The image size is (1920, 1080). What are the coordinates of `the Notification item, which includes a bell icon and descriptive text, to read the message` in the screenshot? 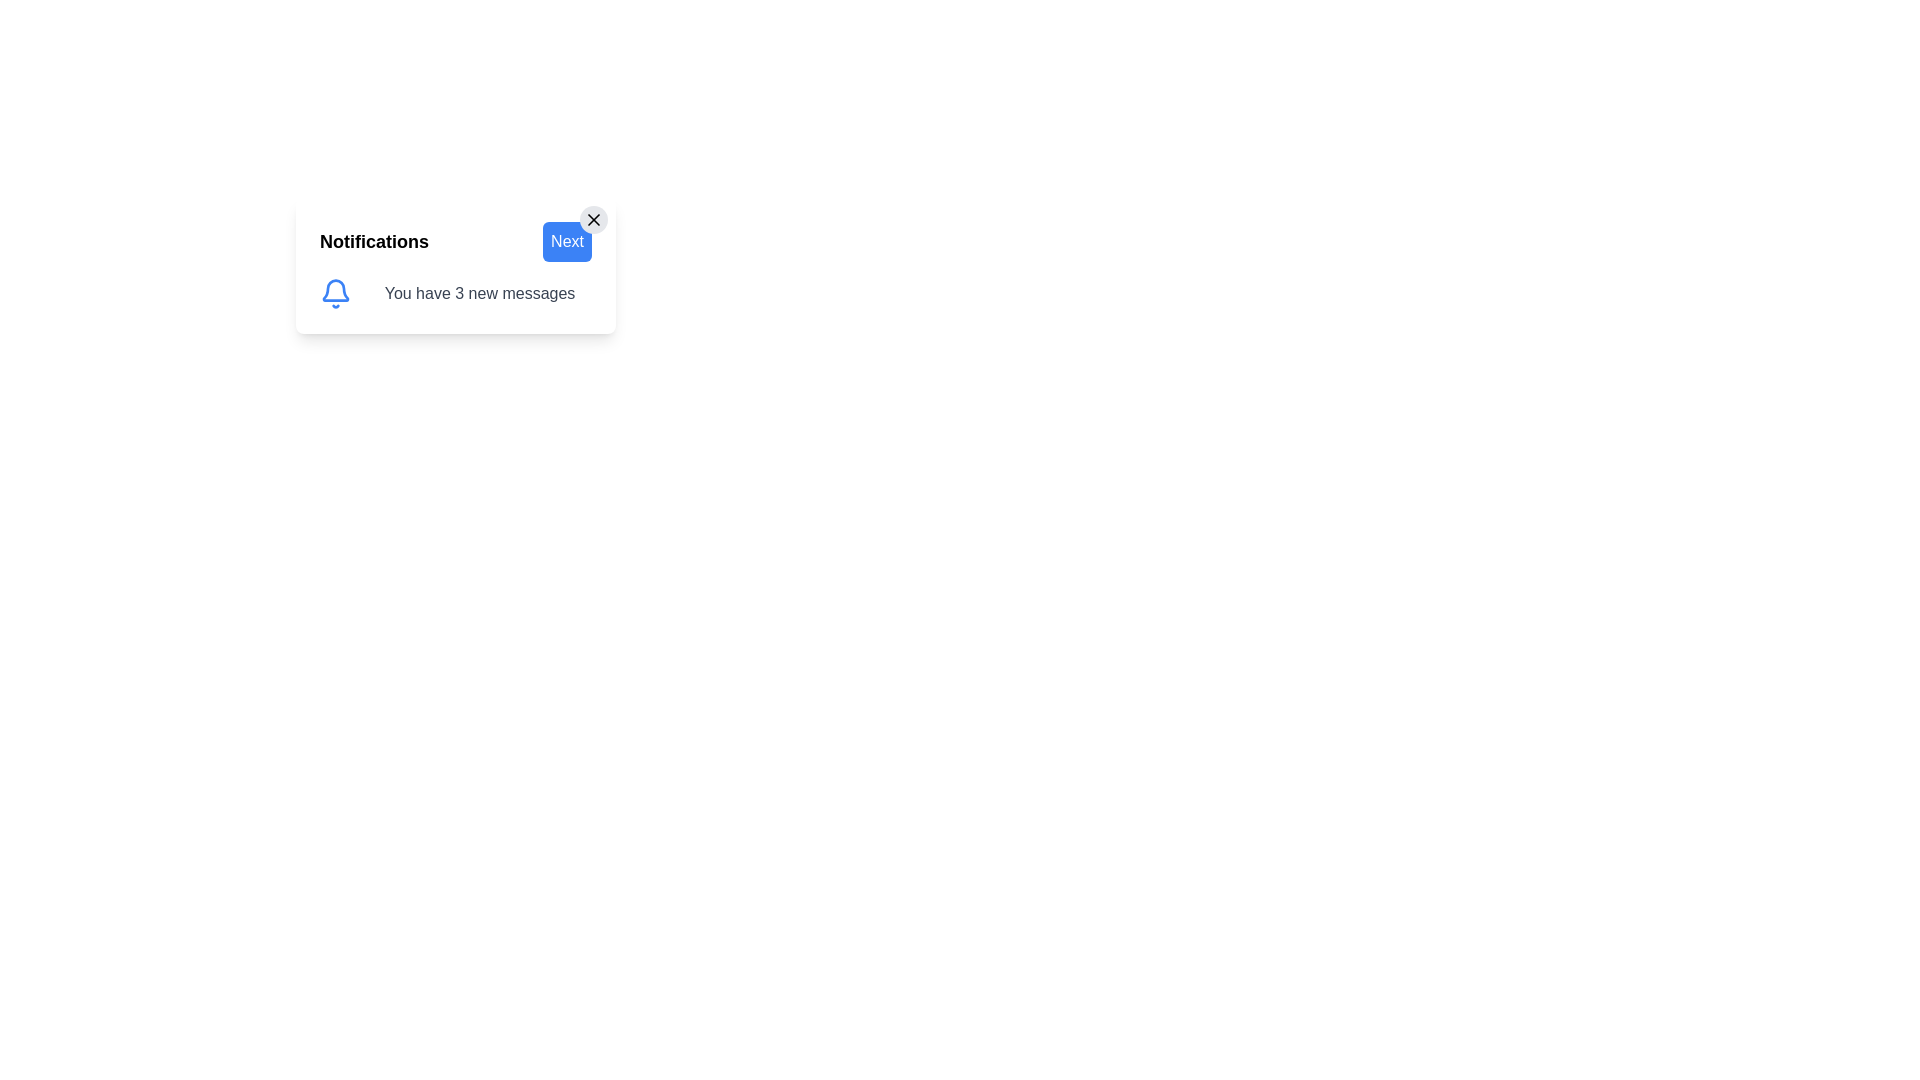 It's located at (455, 293).